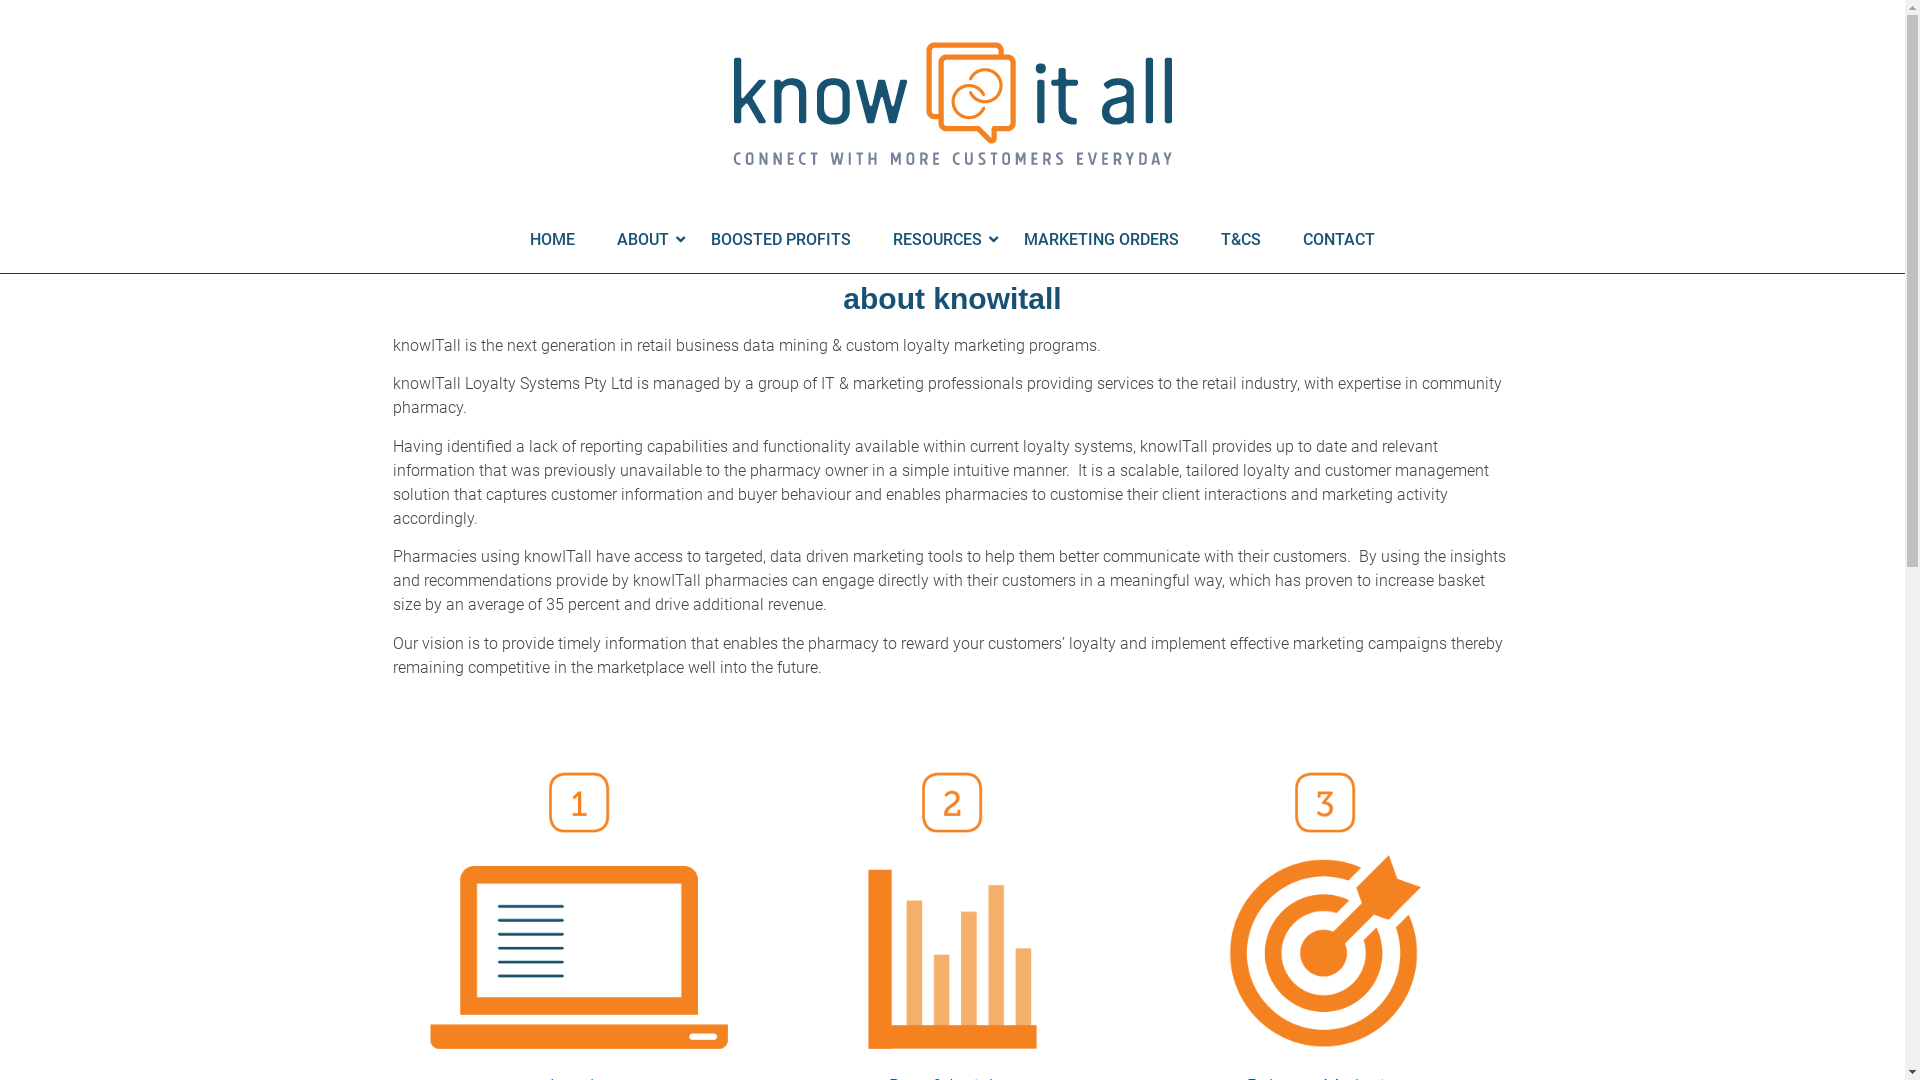 This screenshot has width=1920, height=1080. I want to click on 'CONTACT', so click(1339, 238).